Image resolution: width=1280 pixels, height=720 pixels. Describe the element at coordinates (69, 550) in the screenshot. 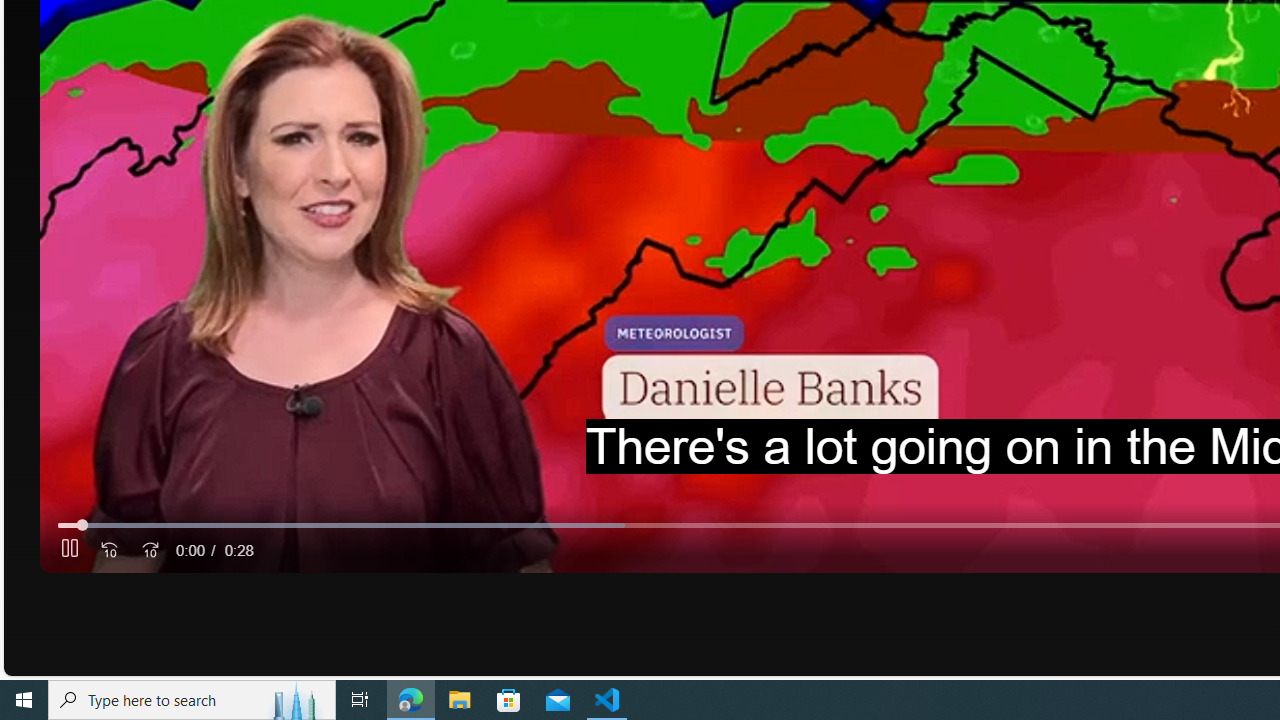

I see `'Pause'` at that location.